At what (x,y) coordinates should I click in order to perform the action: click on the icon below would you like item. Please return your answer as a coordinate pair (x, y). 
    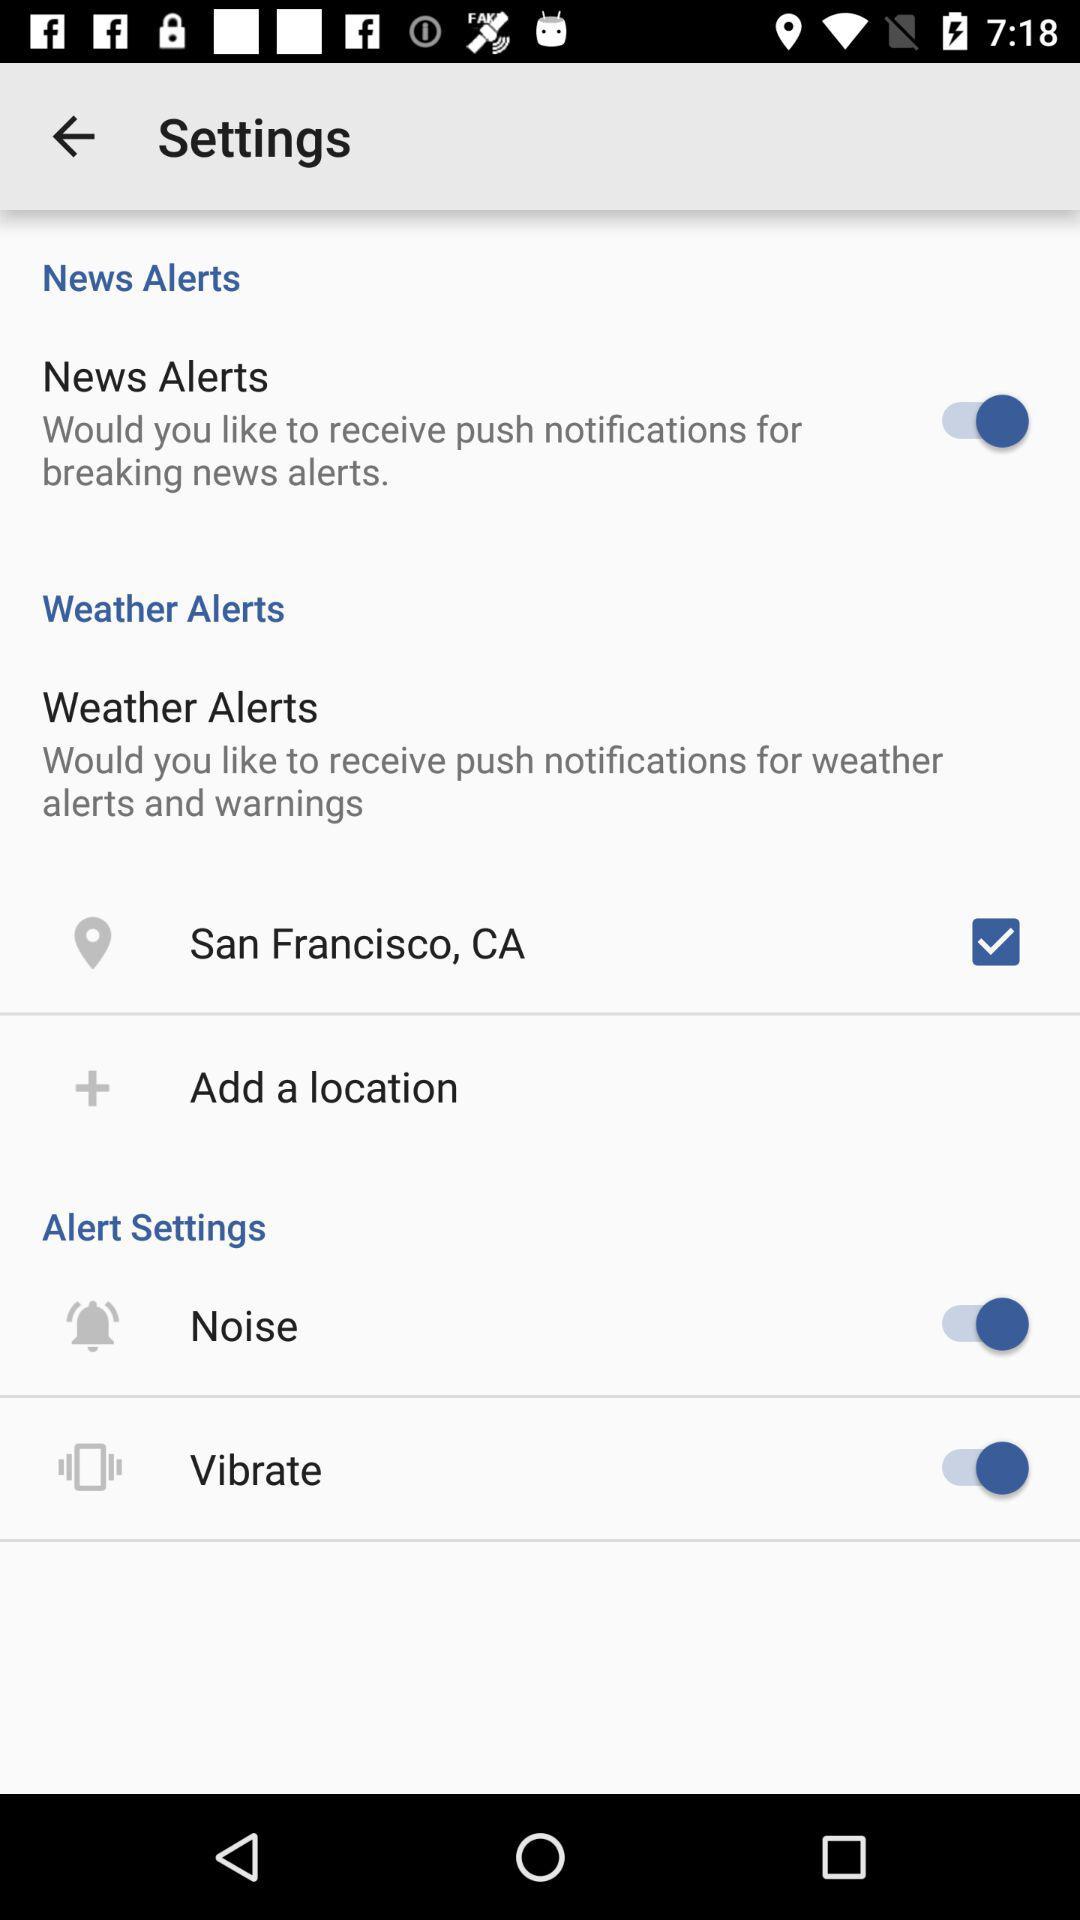
    Looking at the image, I should click on (356, 940).